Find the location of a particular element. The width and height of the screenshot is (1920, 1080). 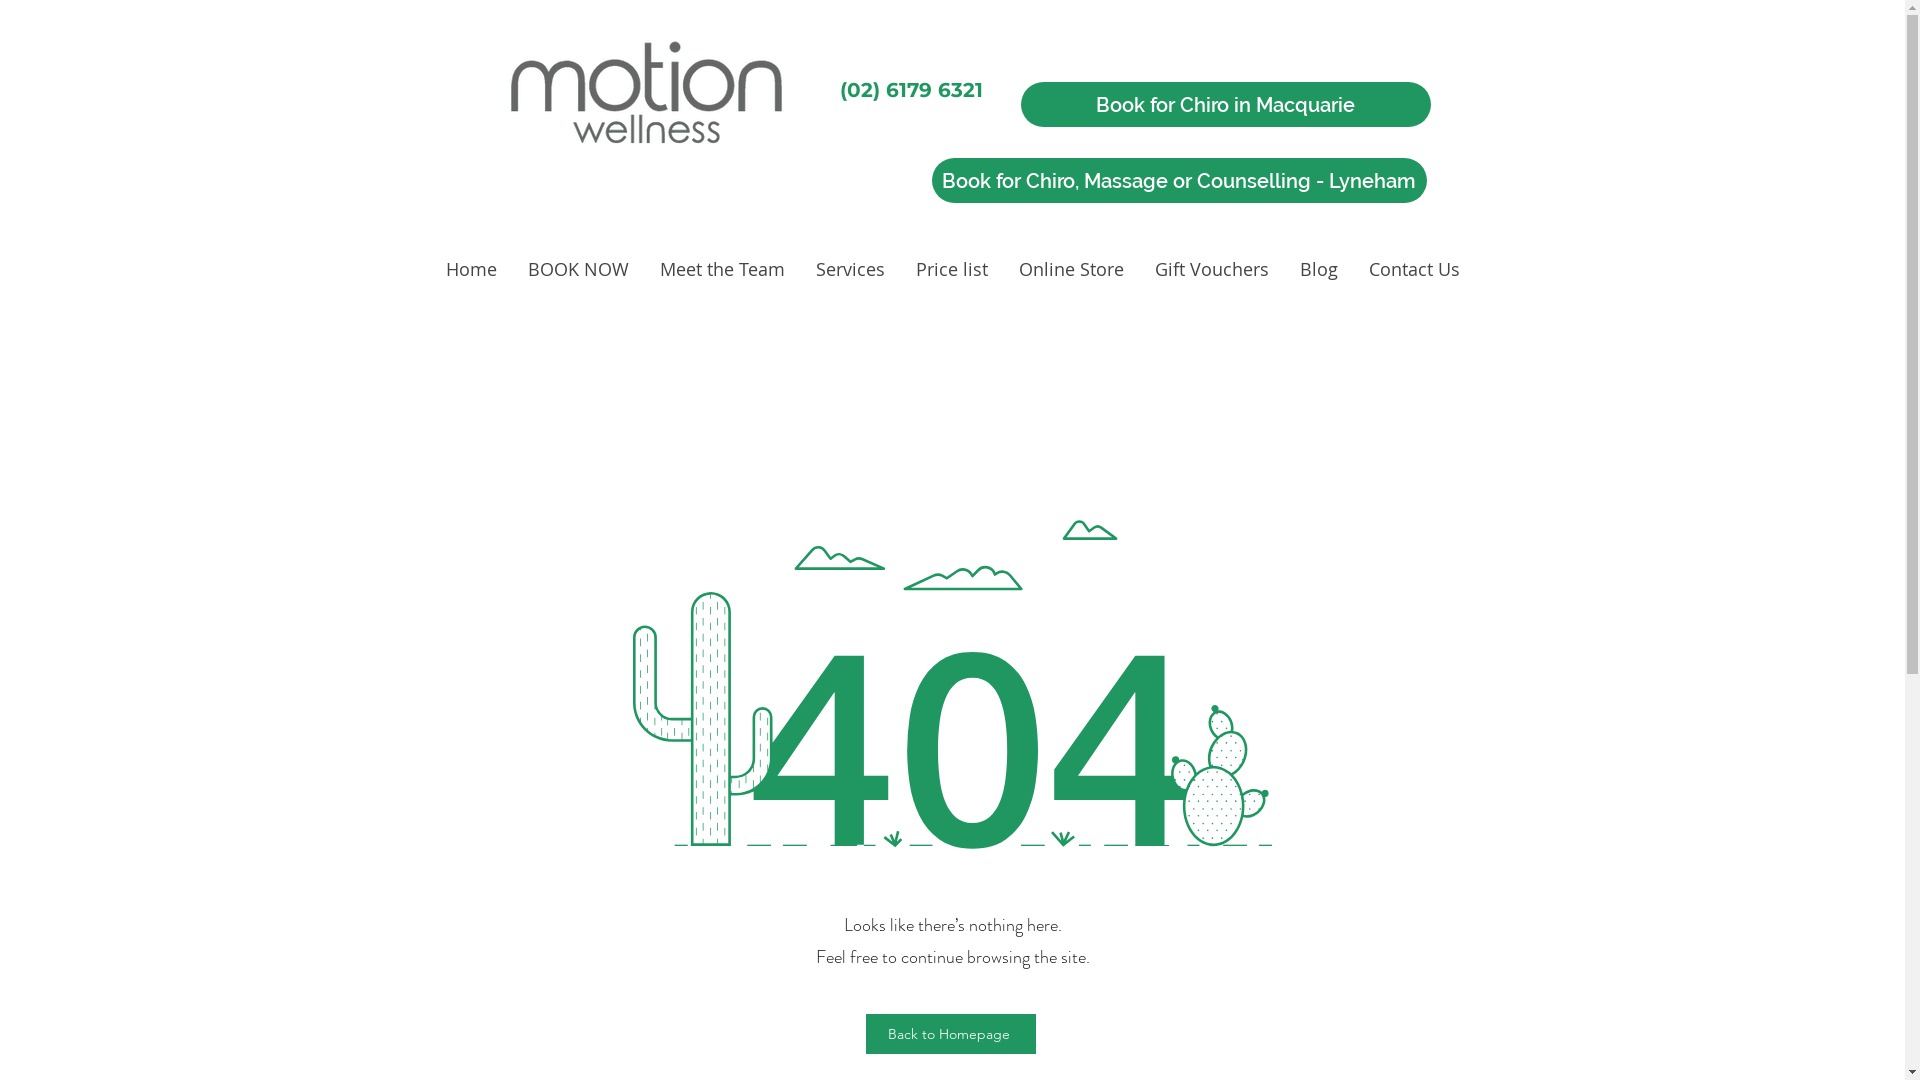

'Price list' is located at coordinates (949, 268).